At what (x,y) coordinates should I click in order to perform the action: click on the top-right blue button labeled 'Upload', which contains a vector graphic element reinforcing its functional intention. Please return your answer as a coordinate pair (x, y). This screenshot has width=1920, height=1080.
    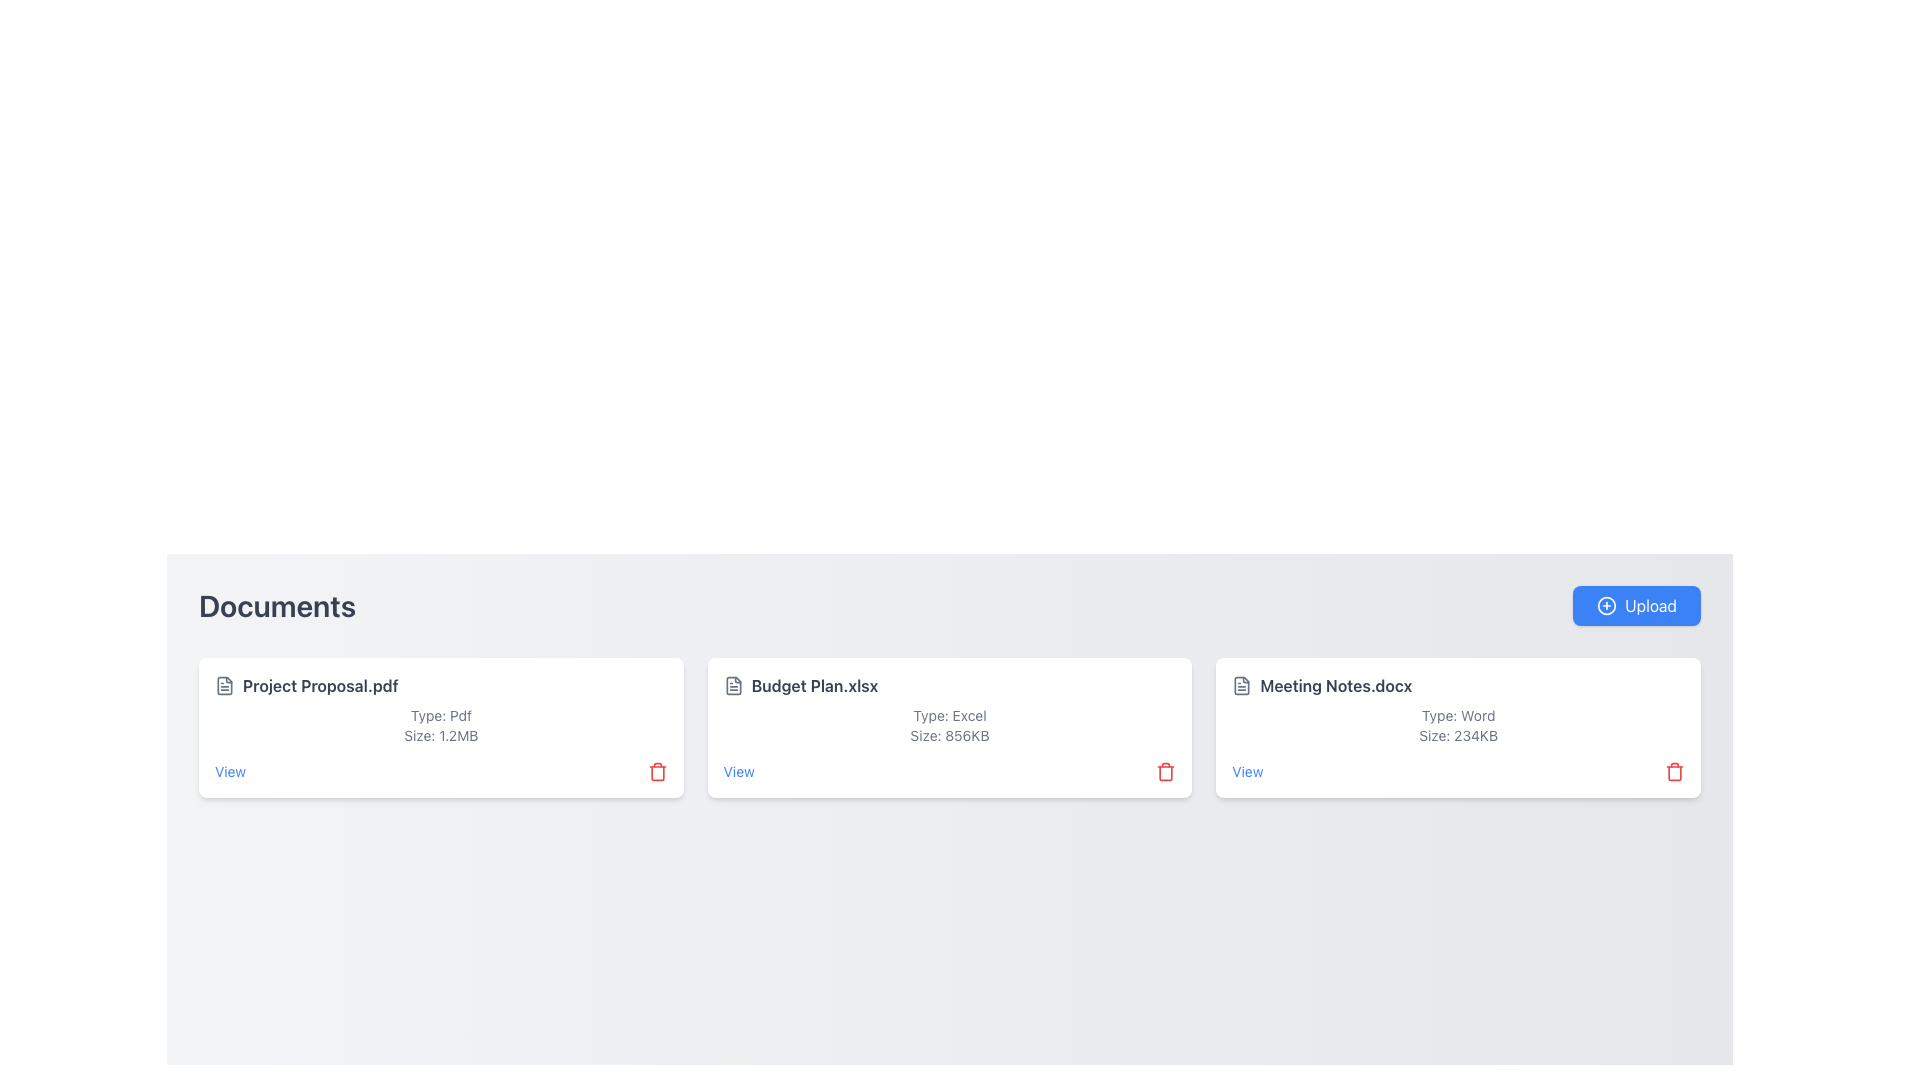
    Looking at the image, I should click on (1607, 604).